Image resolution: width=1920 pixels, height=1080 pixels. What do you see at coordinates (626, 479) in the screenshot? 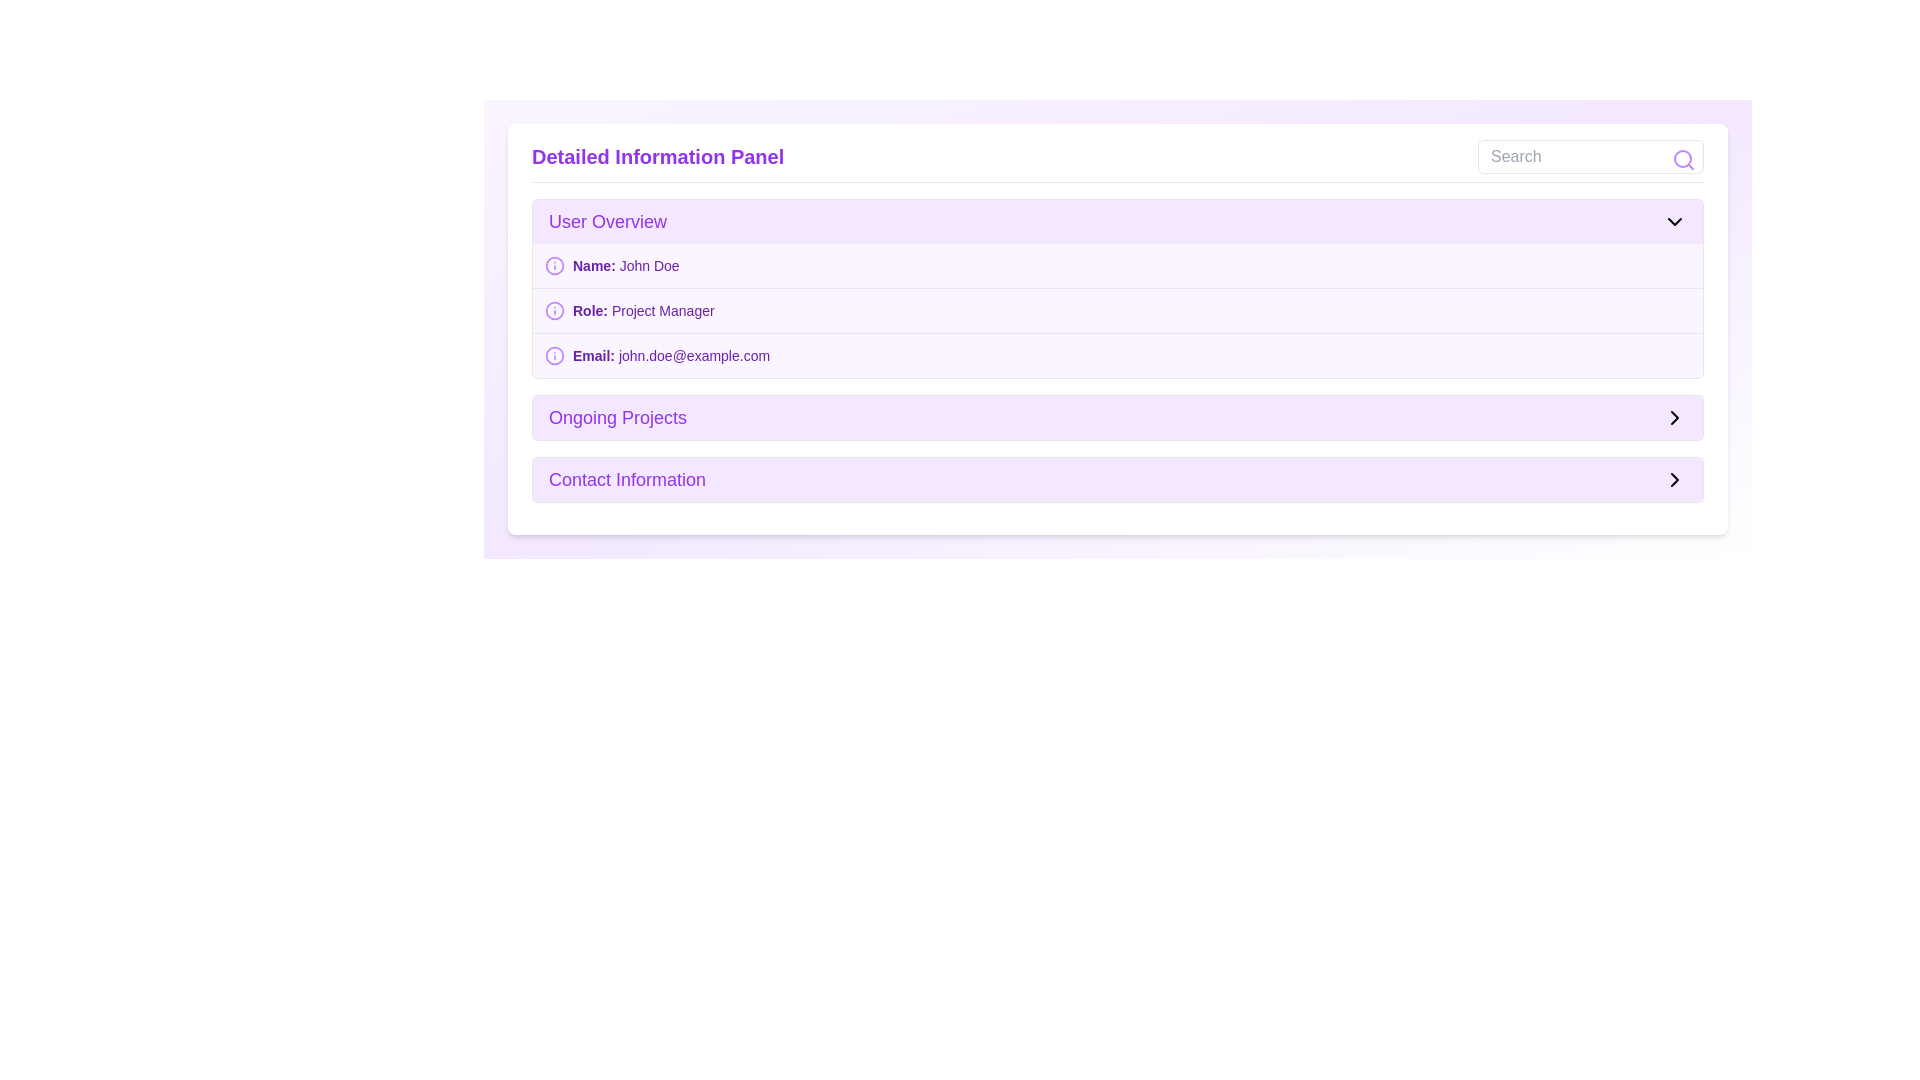
I see `text content of the bold purple text label 'Contact Information' located in the 'Detailed Information Panel' under the 'Ongoing Projects' section` at bounding box center [626, 479].